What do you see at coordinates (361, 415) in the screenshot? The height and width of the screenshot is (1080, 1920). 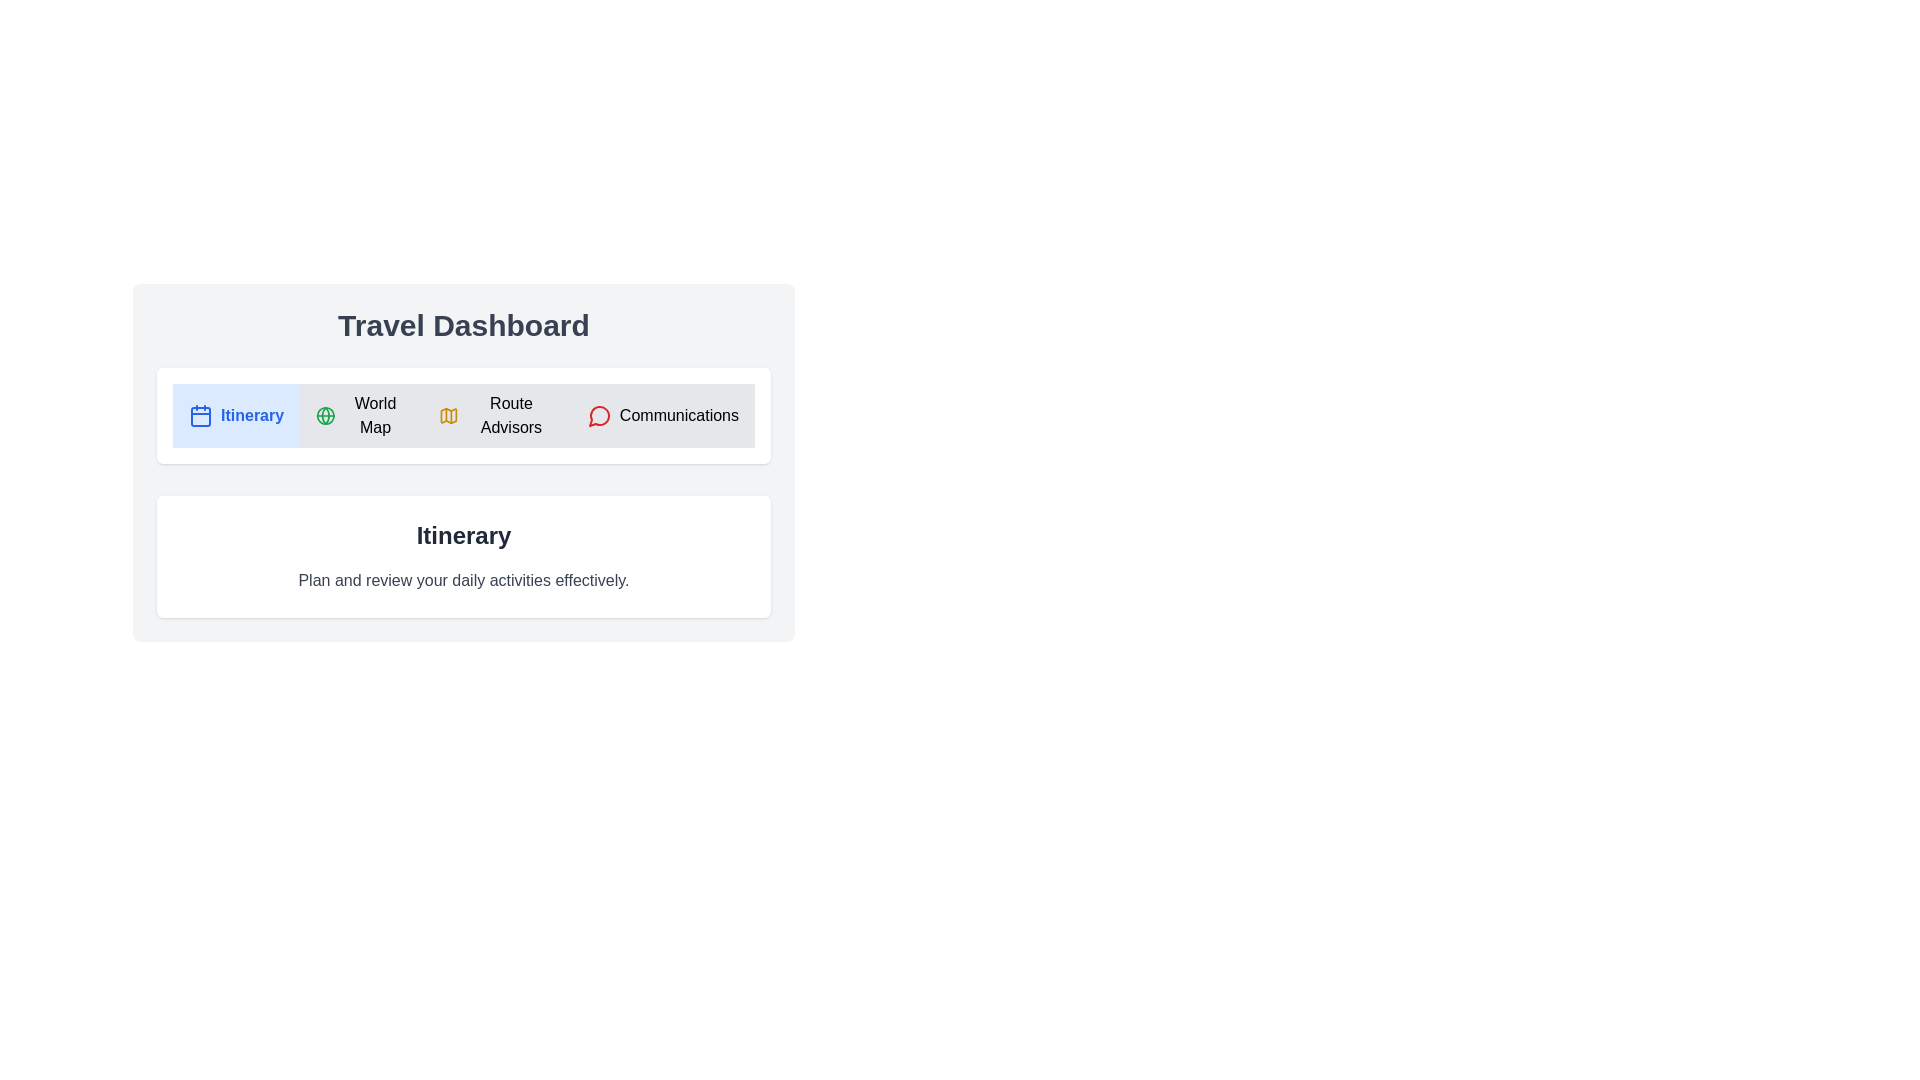 I see `the tab labeled World Map to view its content` at bounding box center [361, 415].